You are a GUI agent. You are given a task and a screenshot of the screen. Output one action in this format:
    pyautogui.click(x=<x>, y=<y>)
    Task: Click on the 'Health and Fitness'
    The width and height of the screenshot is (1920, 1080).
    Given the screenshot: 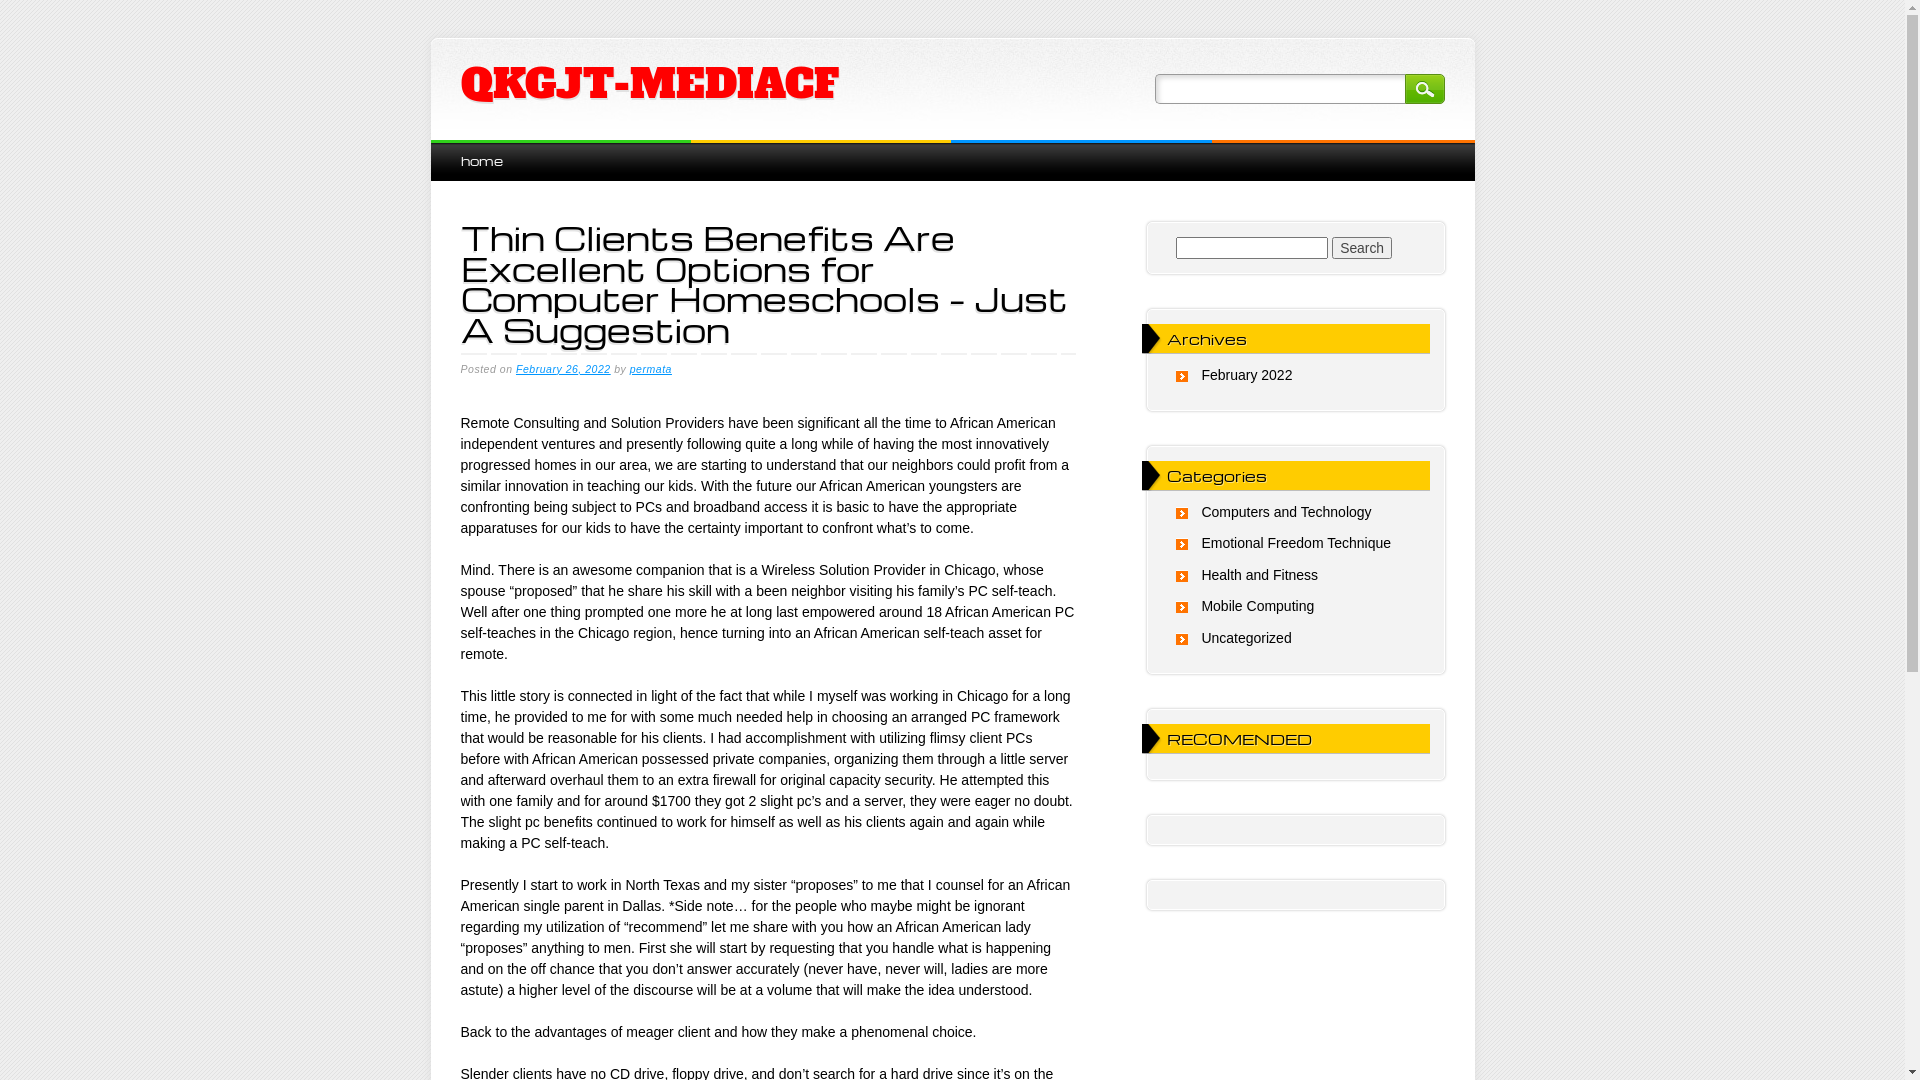 What is the action you would take?
    pyautogui.click(x=1200, y=574)
    